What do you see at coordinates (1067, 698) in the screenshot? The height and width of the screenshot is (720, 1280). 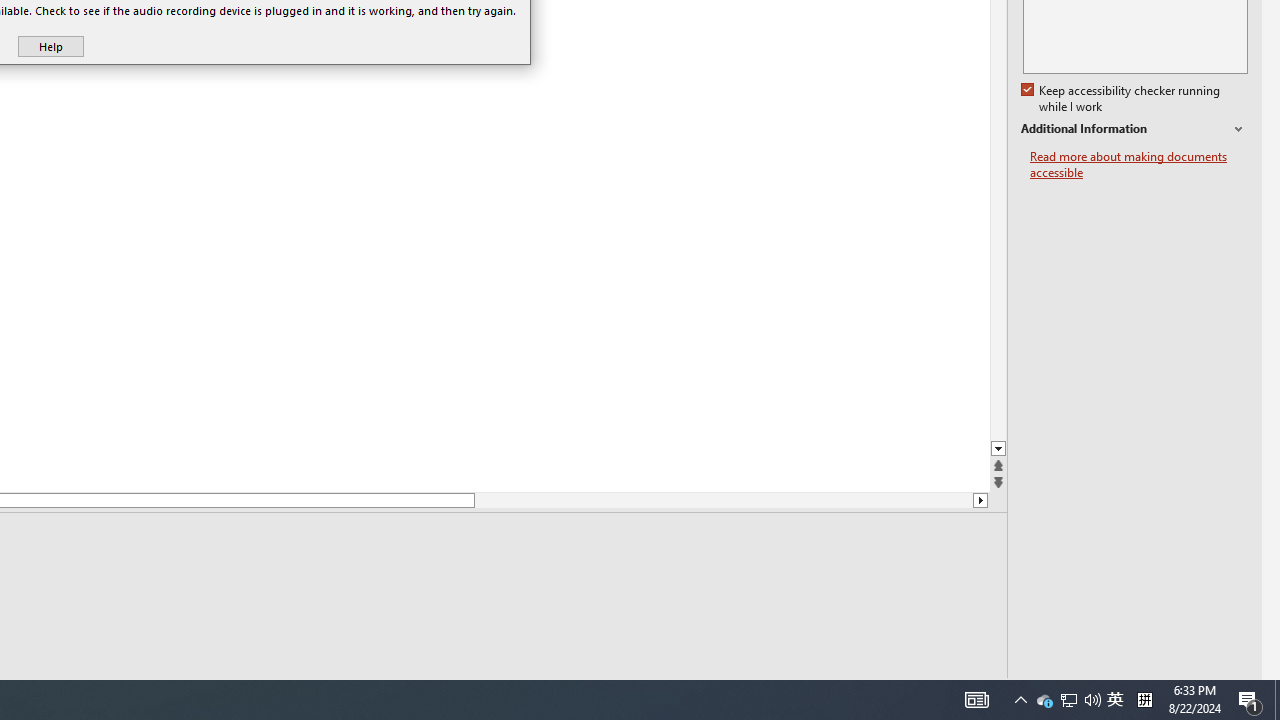 I see `'User Promoted Notification Area'` at bounding box center [1067, 698].